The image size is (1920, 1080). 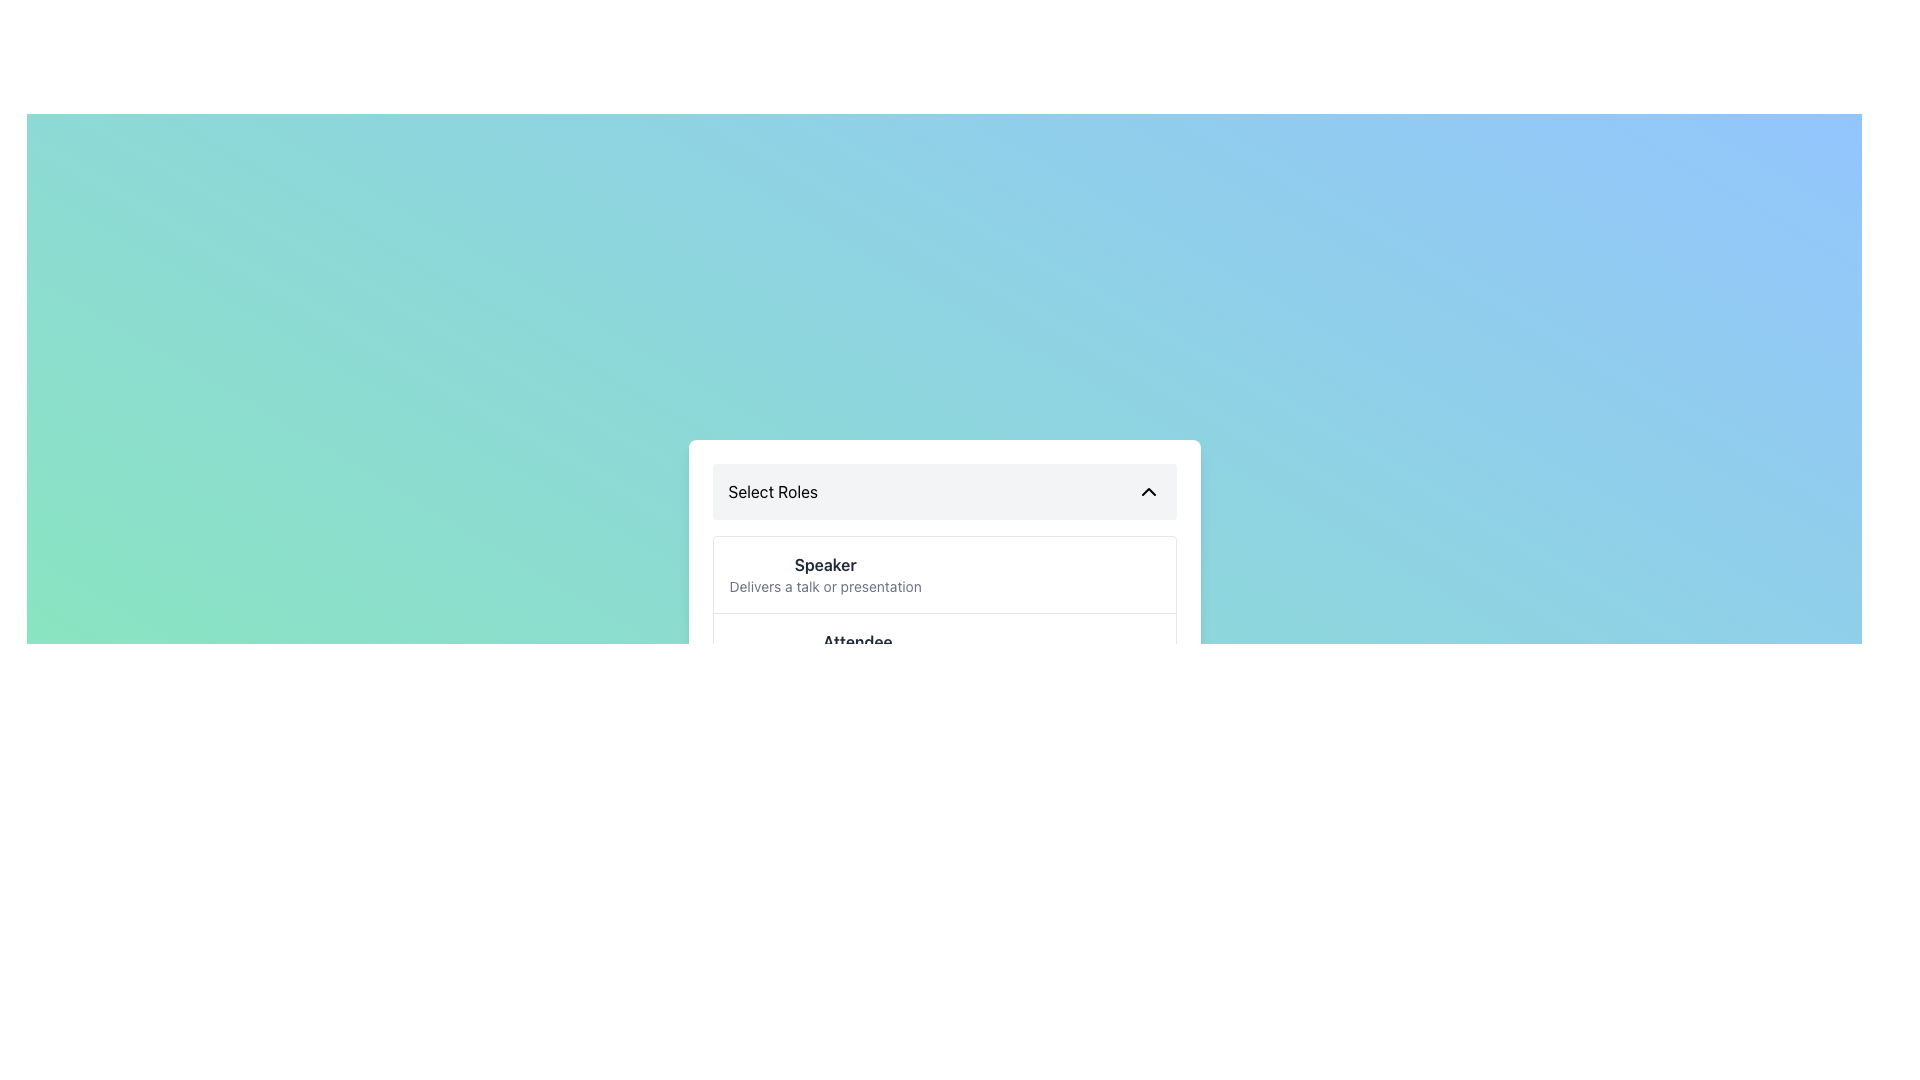 I want to click on the Role selection option labeled 'Attendee', so click(x=857, y=651).